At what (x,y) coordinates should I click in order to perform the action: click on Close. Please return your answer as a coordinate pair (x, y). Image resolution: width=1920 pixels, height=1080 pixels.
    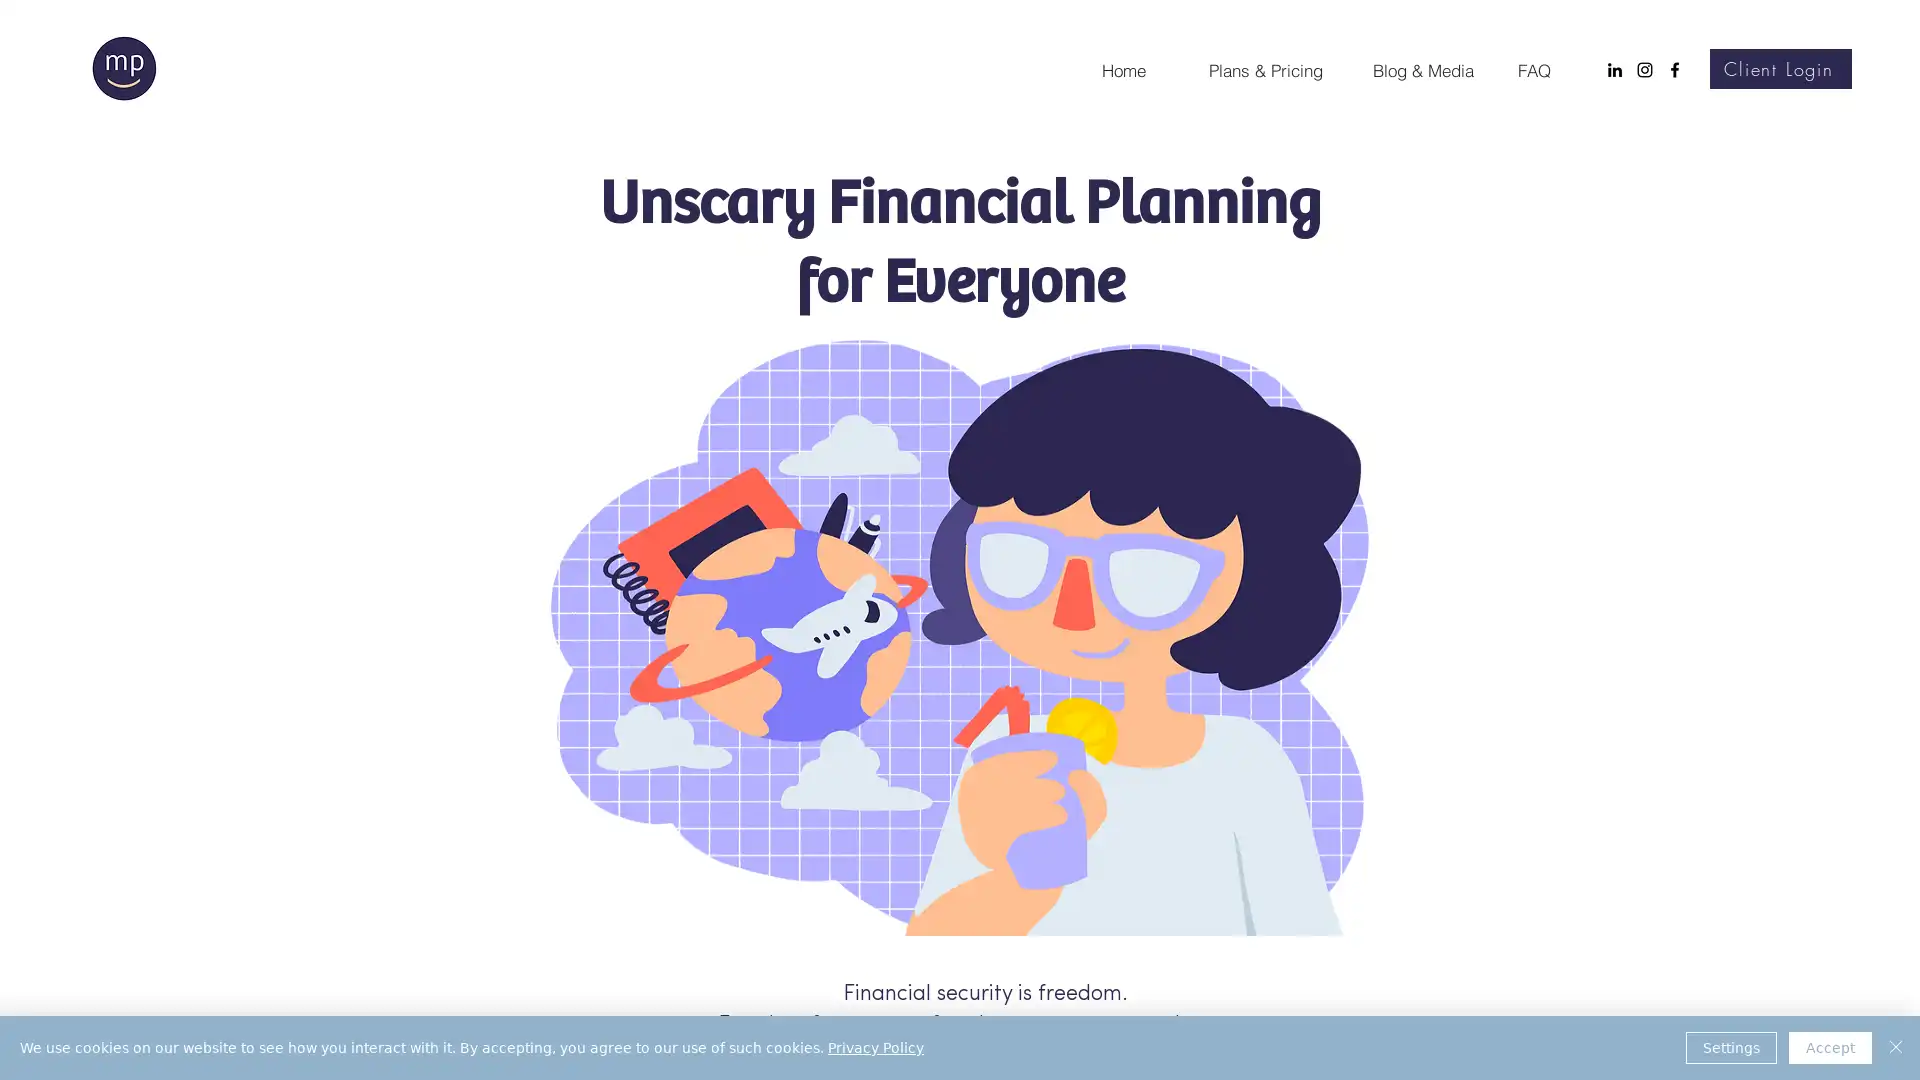
    Looking at the image, I should click on (1895, 1047).